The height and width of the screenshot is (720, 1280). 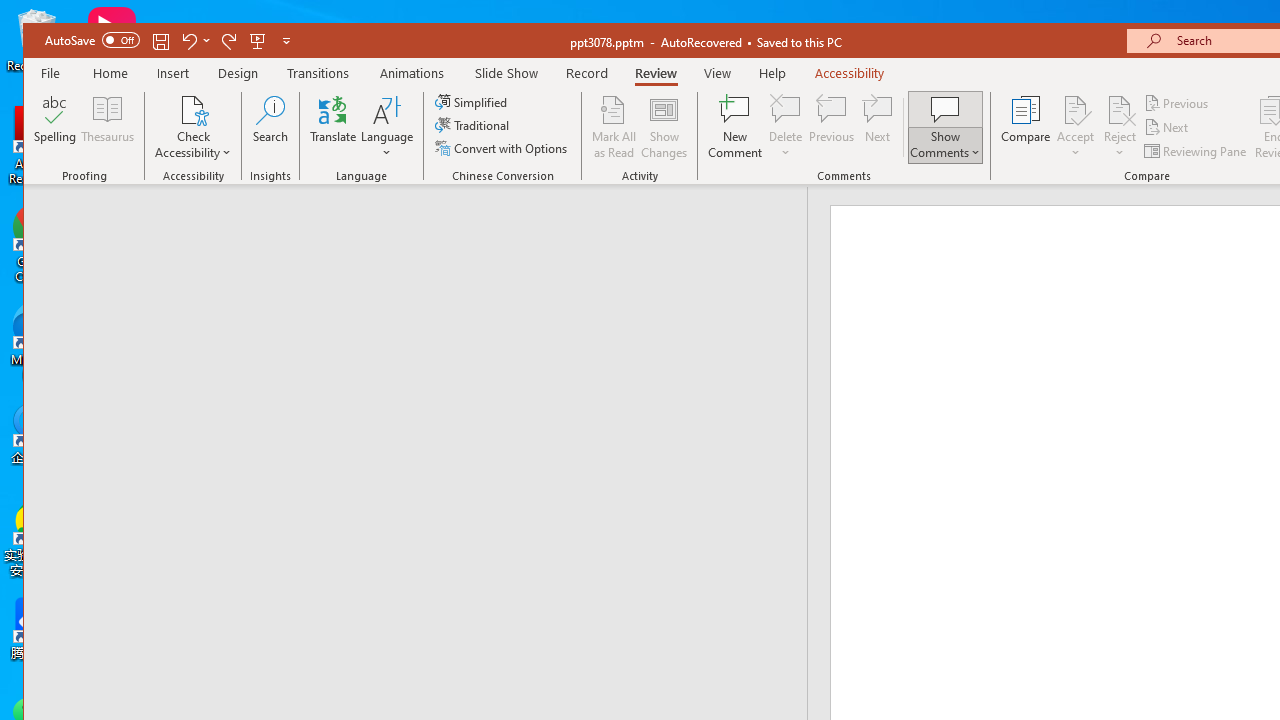 I want to click on 'Convert with Options...', so click(x=503, y=147).